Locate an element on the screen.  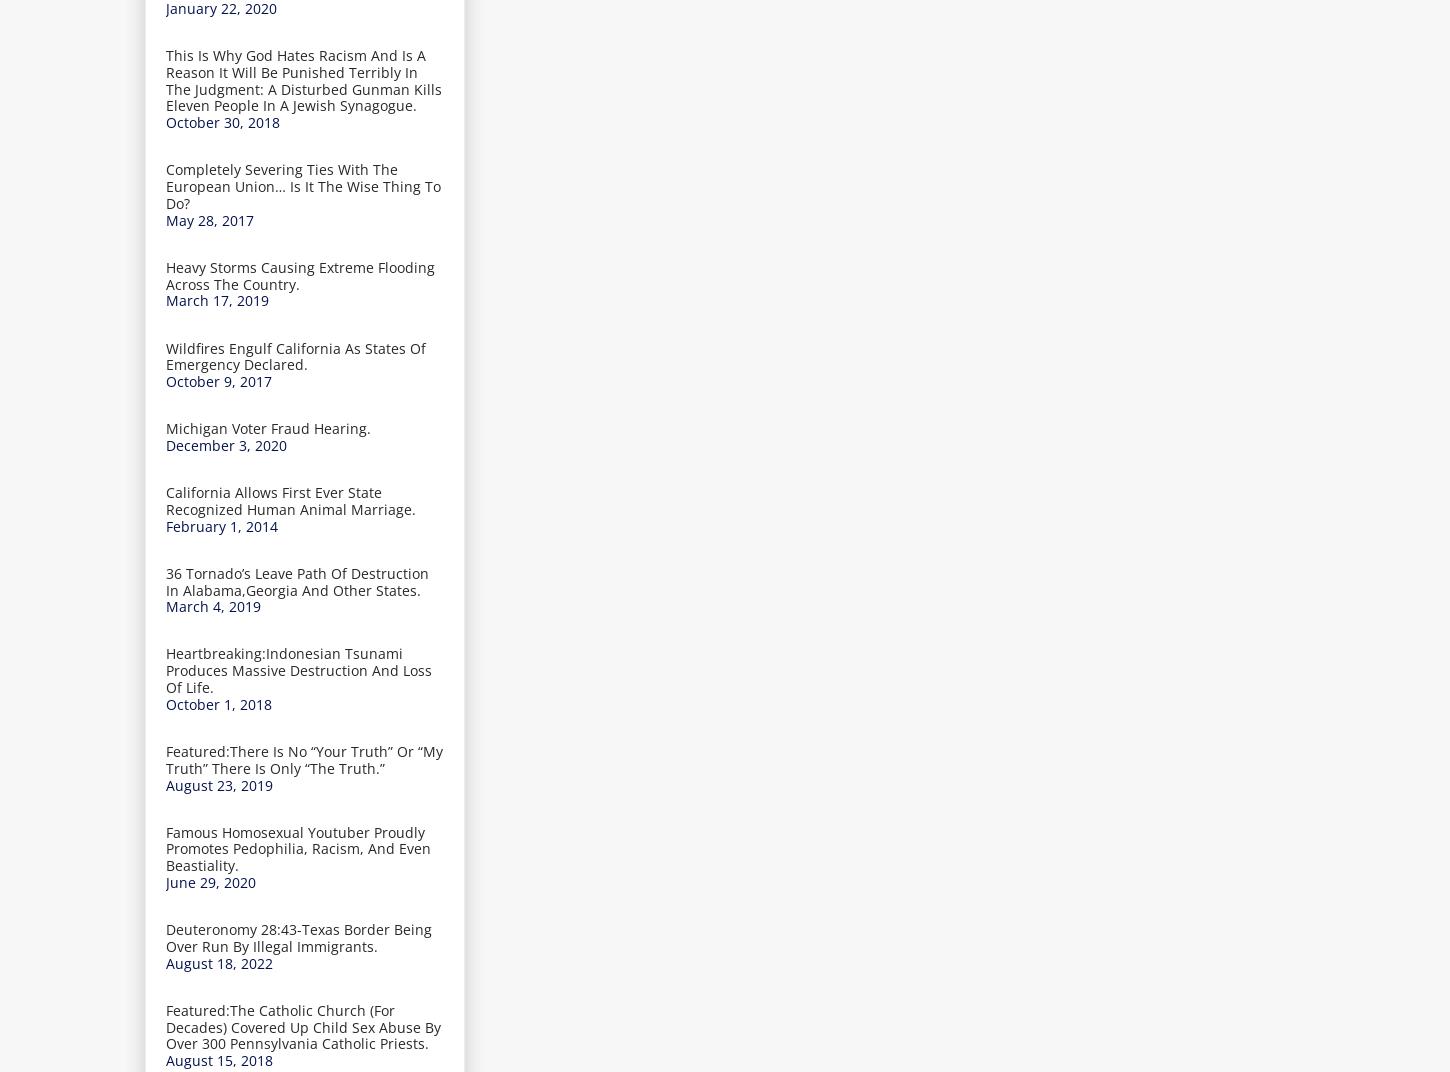
'California Allows First Ever State Recognized Human Animal Marriage.' is located at coordinates (291, 500).